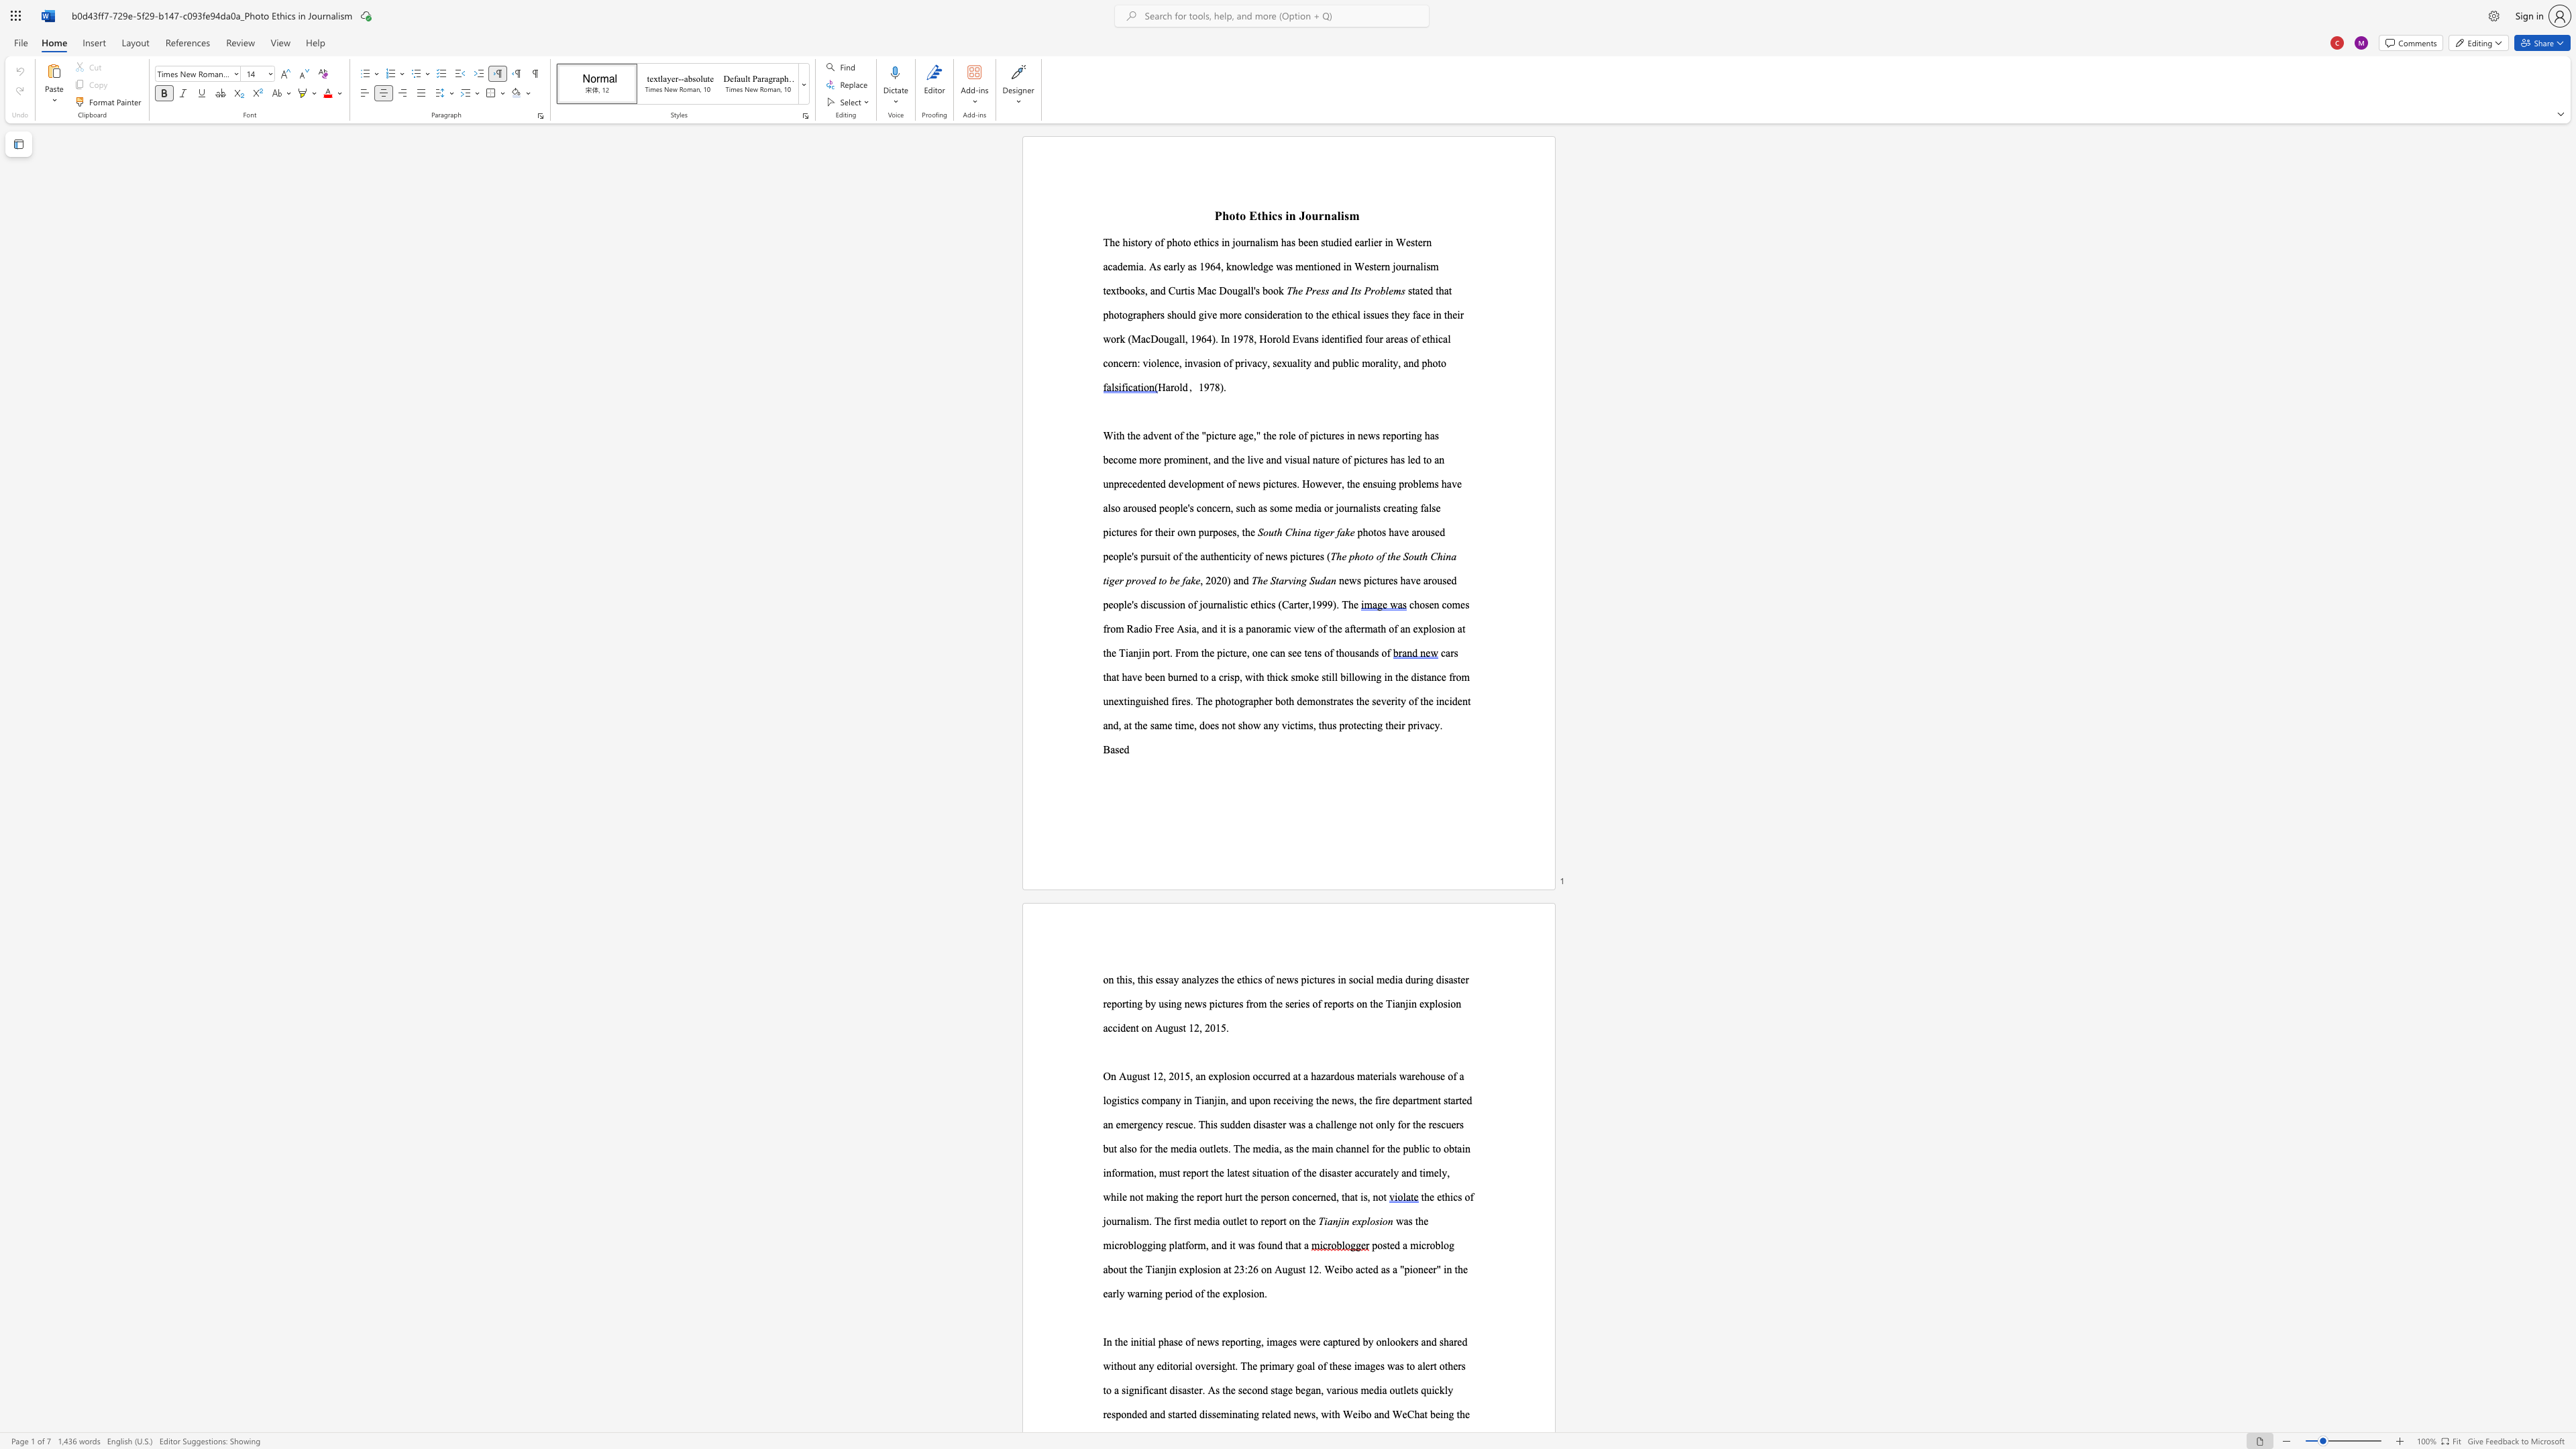  Describe the element at coordinates (1389, 290) in the screenshot. I see `the 3th character "e" in the text` at that location.